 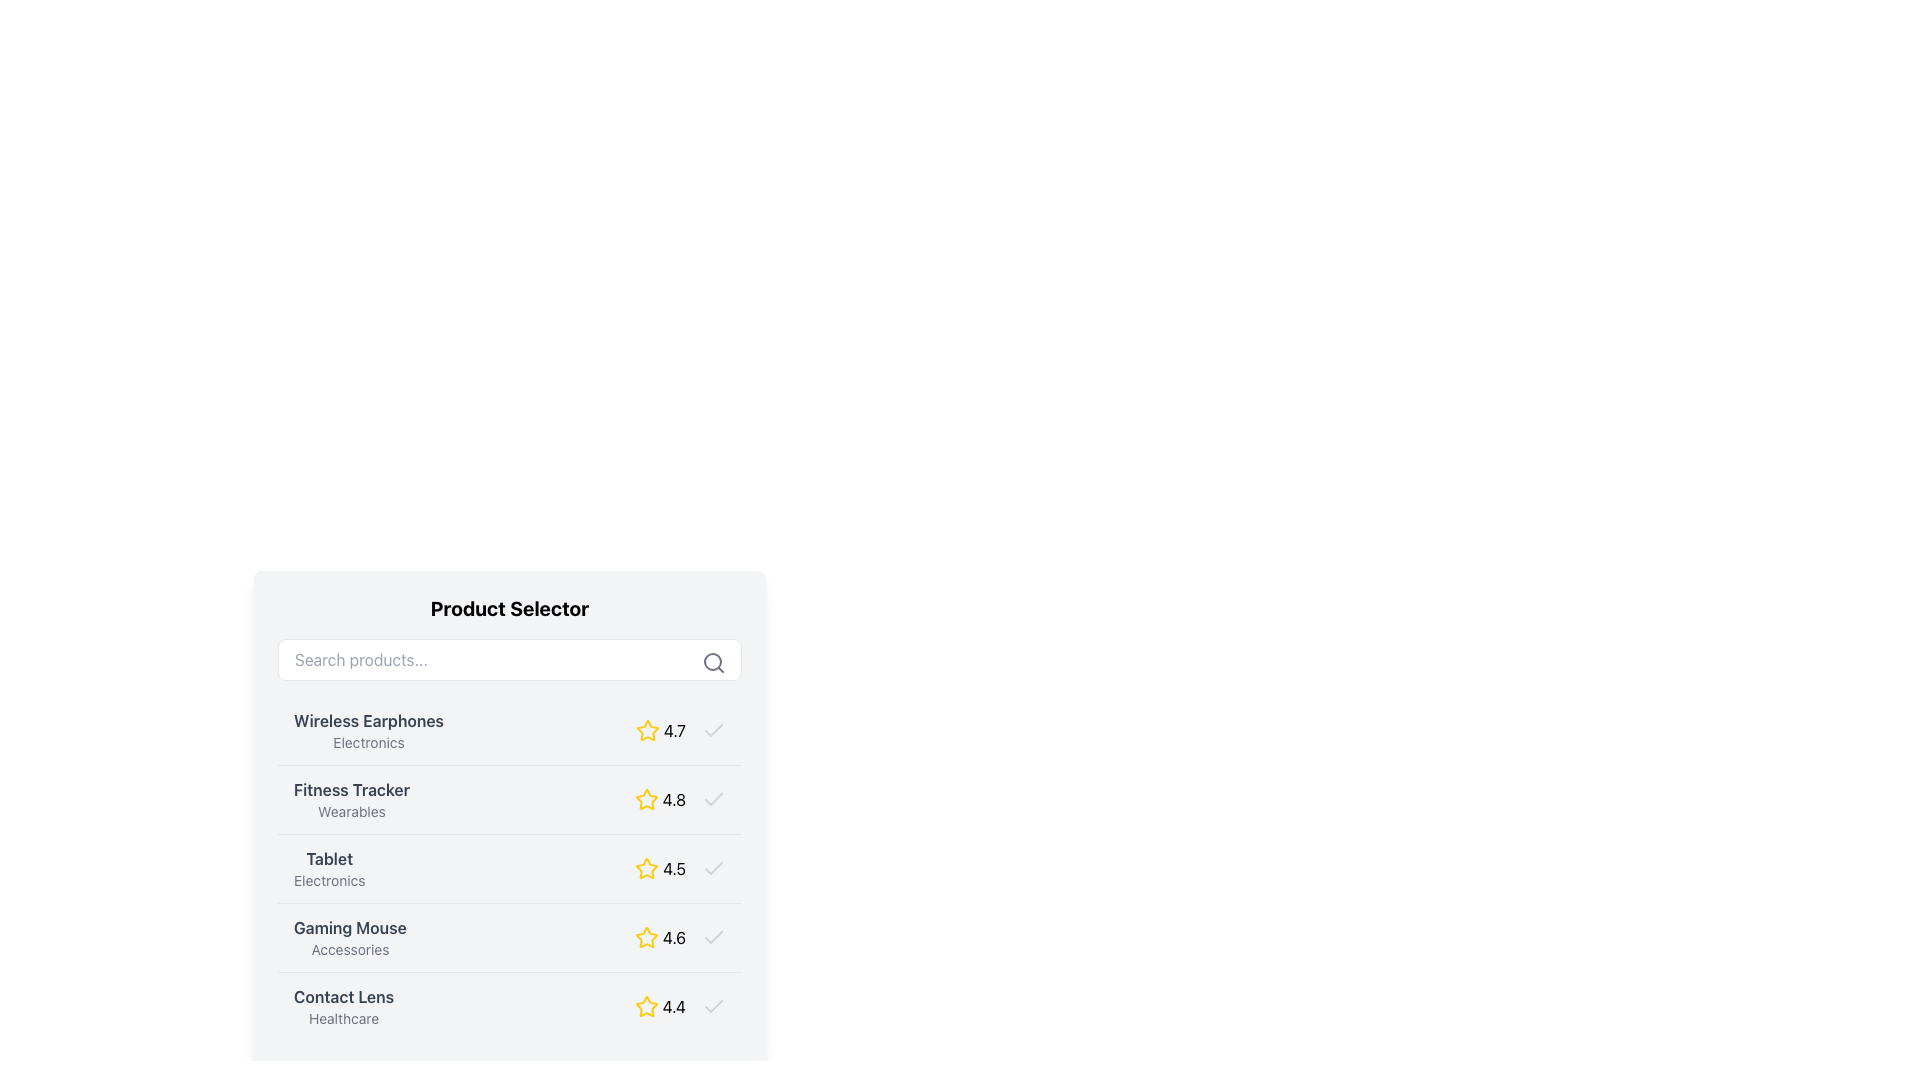 What do you see at coordinates (509, 817) in the screenshot?
I see `the second product list item located in the center of the product selector` at bounding box center [509, 817].